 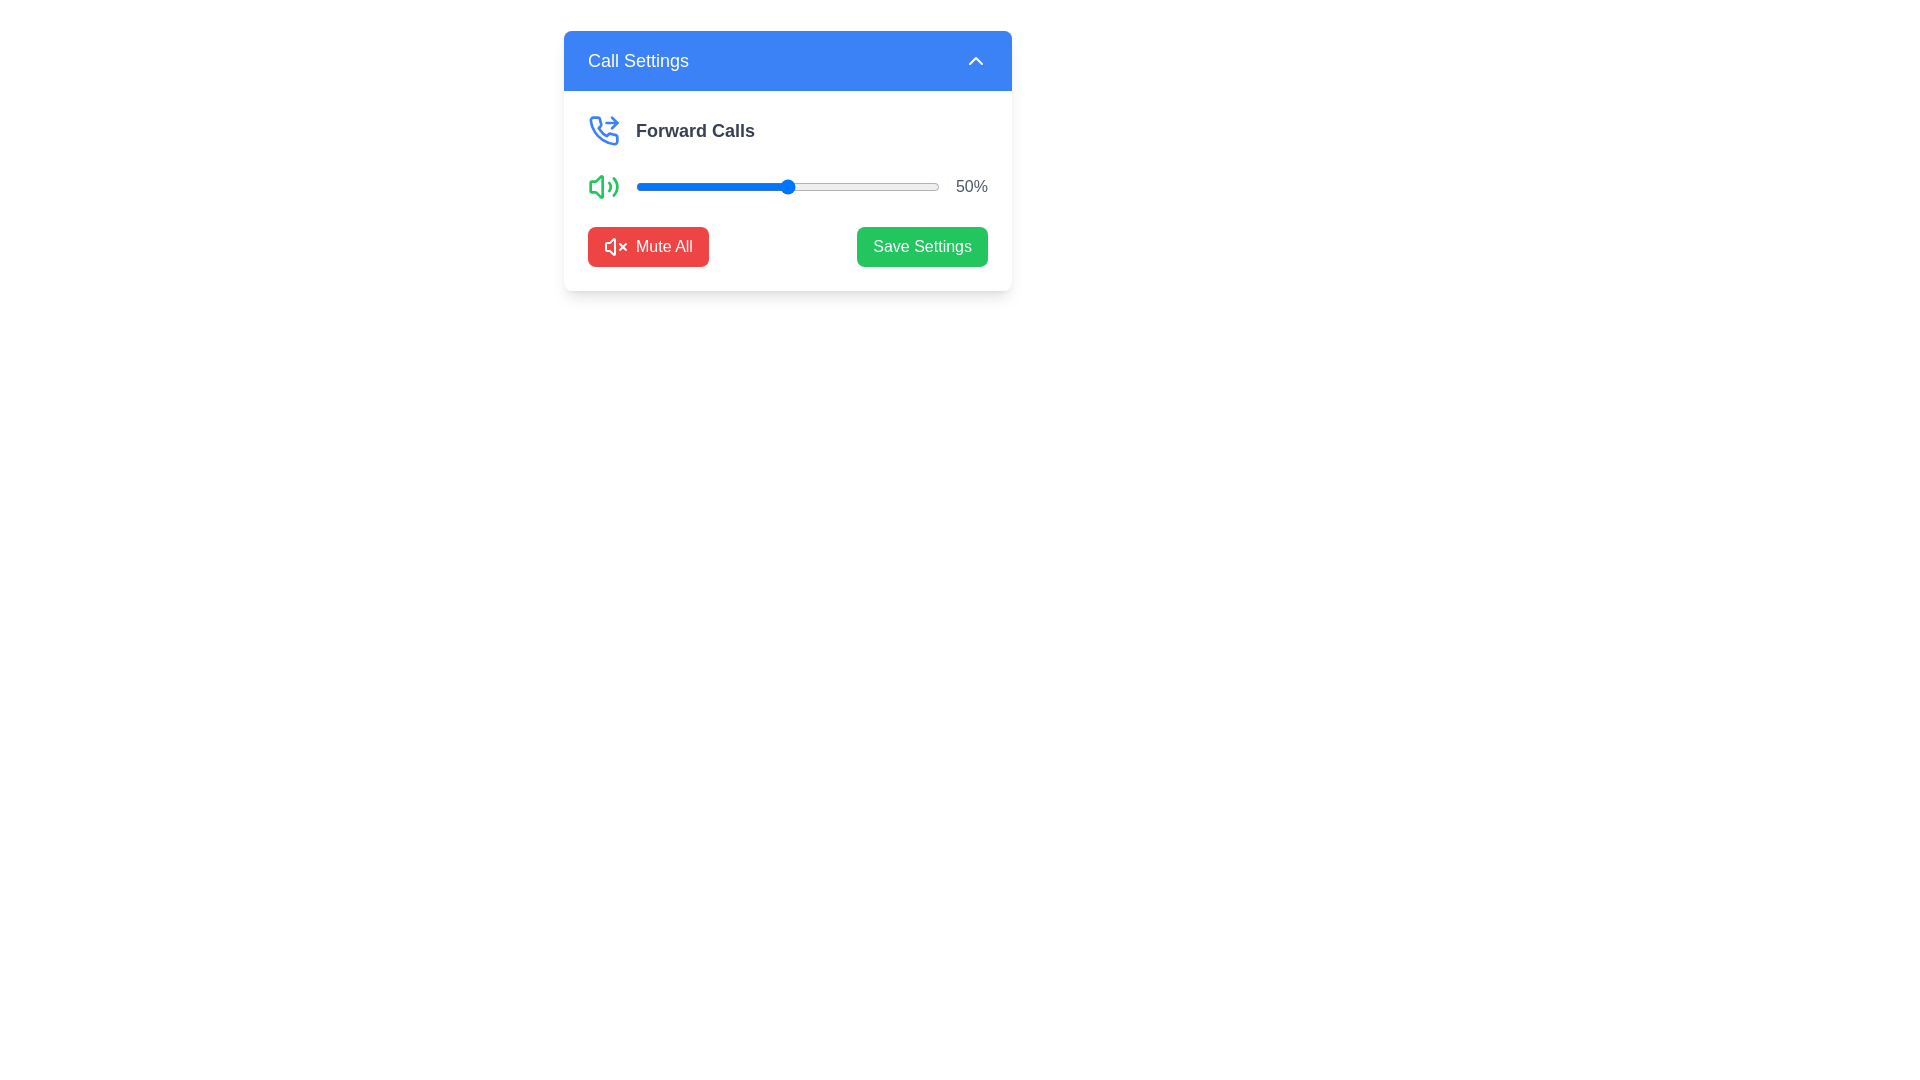 What do you see at coordinates (741, 186) in the screenshot?
I see `the volume slider` at bounding box center [741, 186].